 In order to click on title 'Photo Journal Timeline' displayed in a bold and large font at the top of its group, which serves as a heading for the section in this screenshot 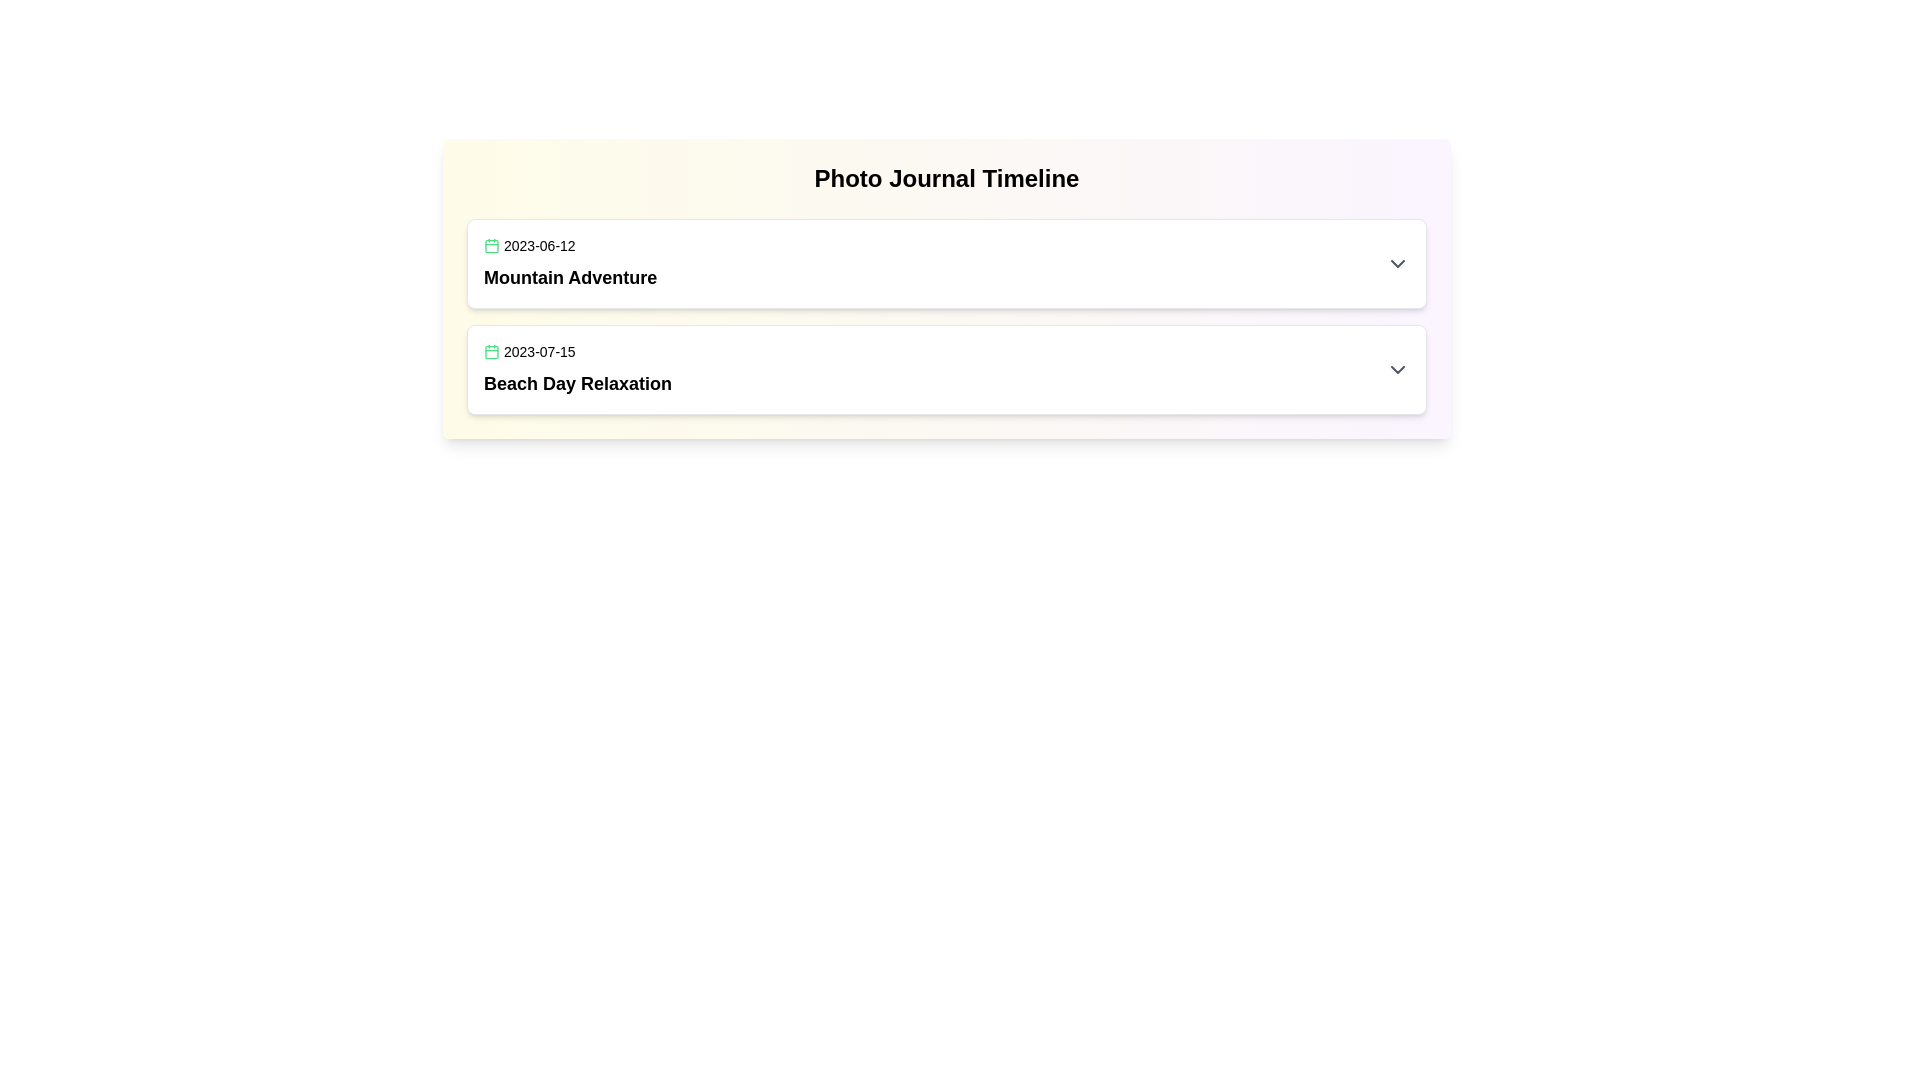, I will do `click(945, 177)`.